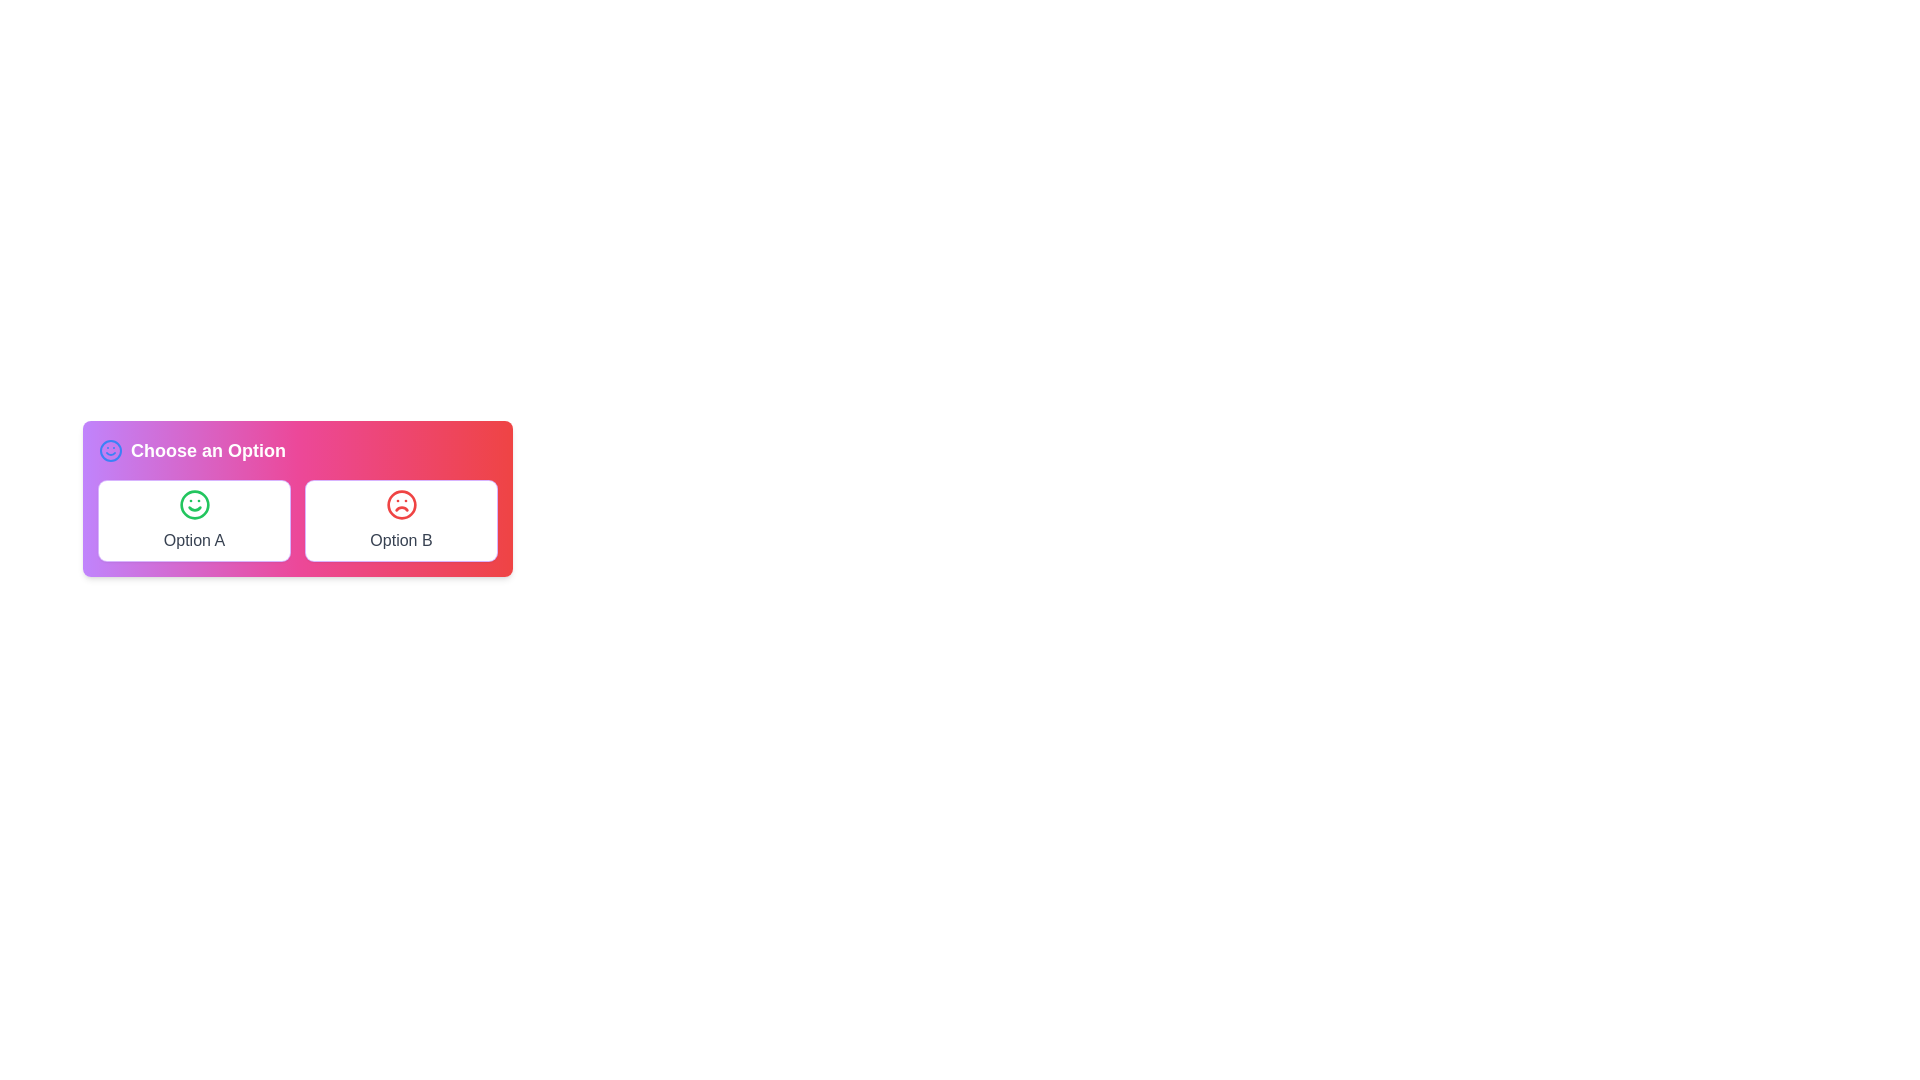 Image resolution: width=1920 pixels, height=1080 pixels. I want to click on the first button in the two-column grid layout below the title 'Choose an Option' to signal a positive response, so click(194, 519).